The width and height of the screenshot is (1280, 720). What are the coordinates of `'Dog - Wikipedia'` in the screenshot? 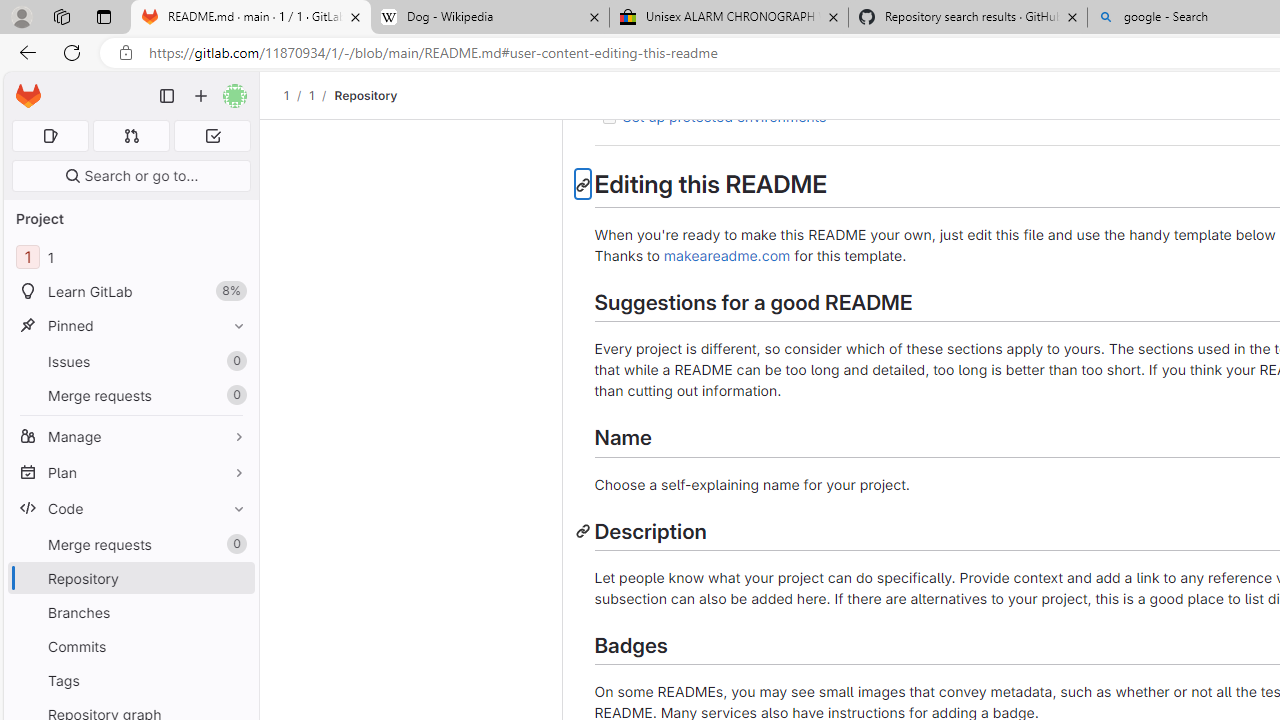 It's located at (490, 17).